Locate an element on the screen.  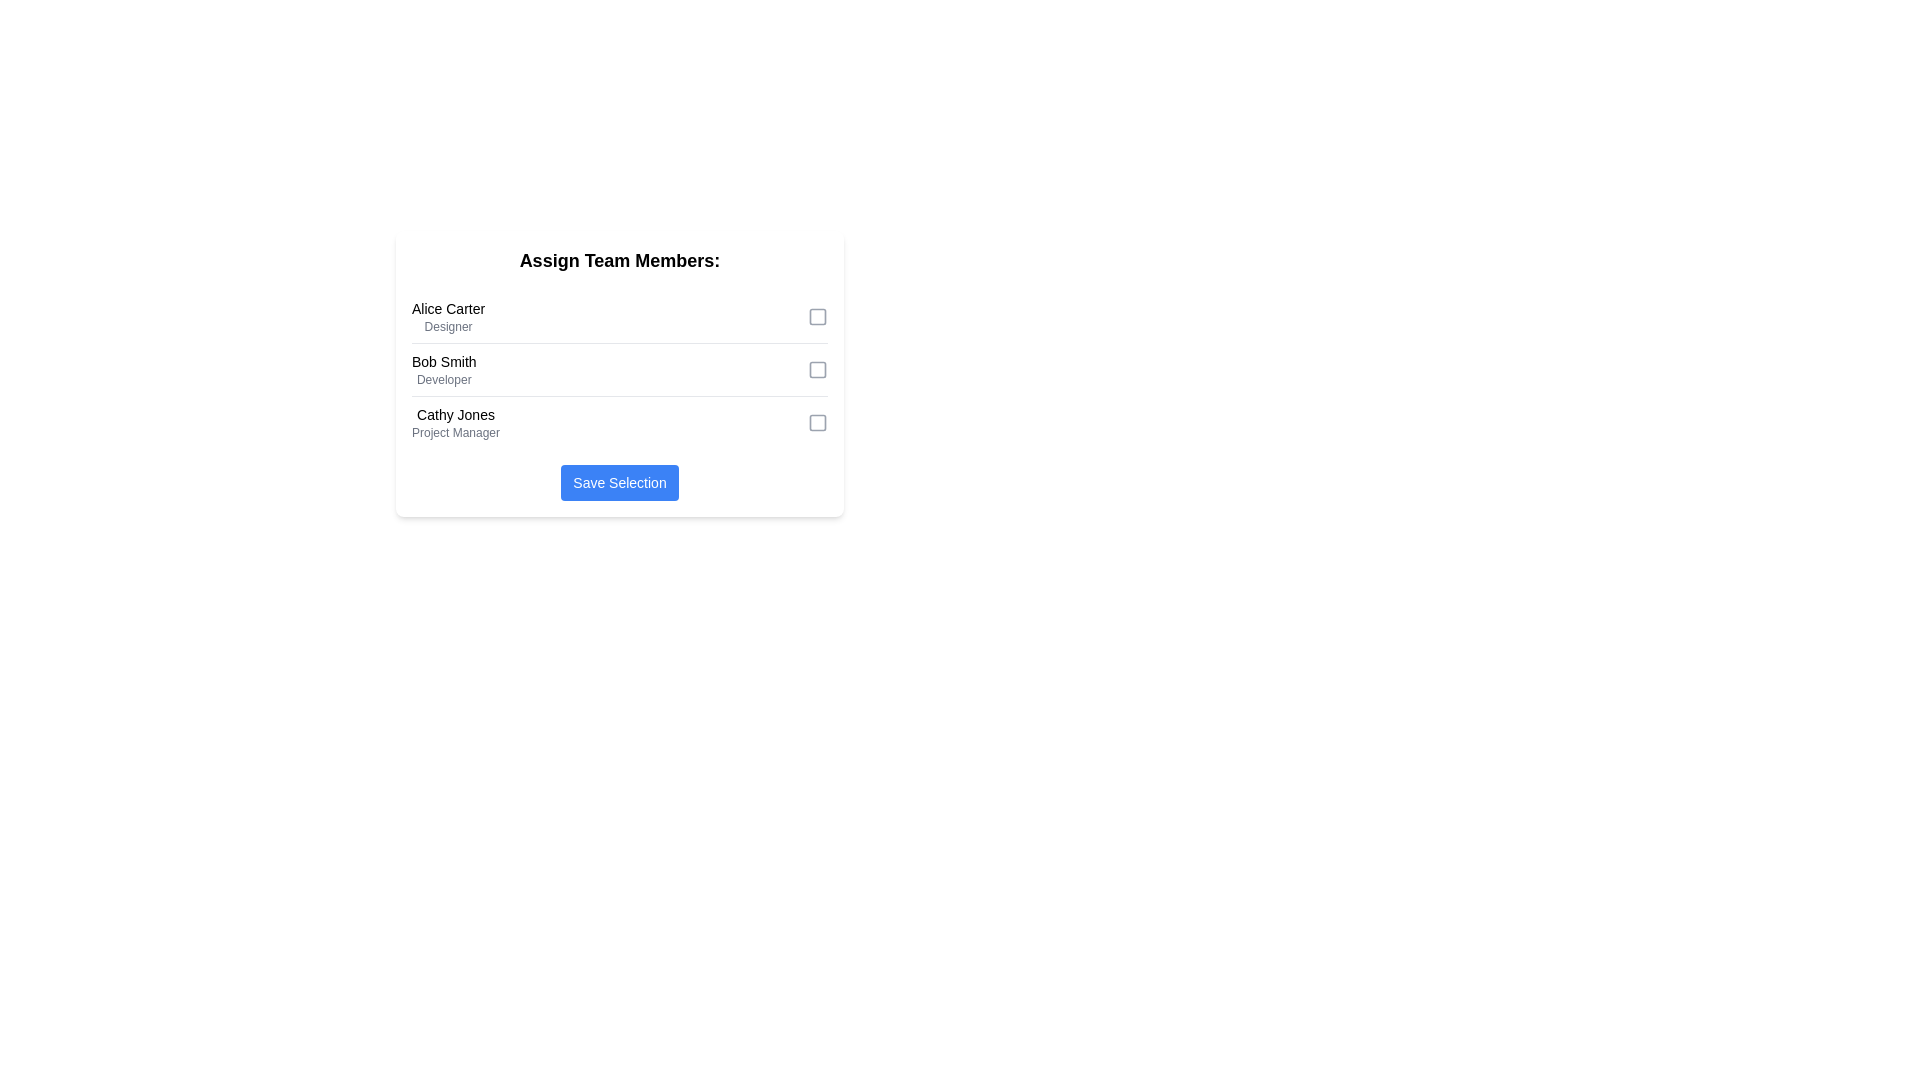
the text label indicating the role or designation of 'Cathy Jones' in the team members list, which is centrally positioned in the column of the dialog box is located at coordinates (455, 431).